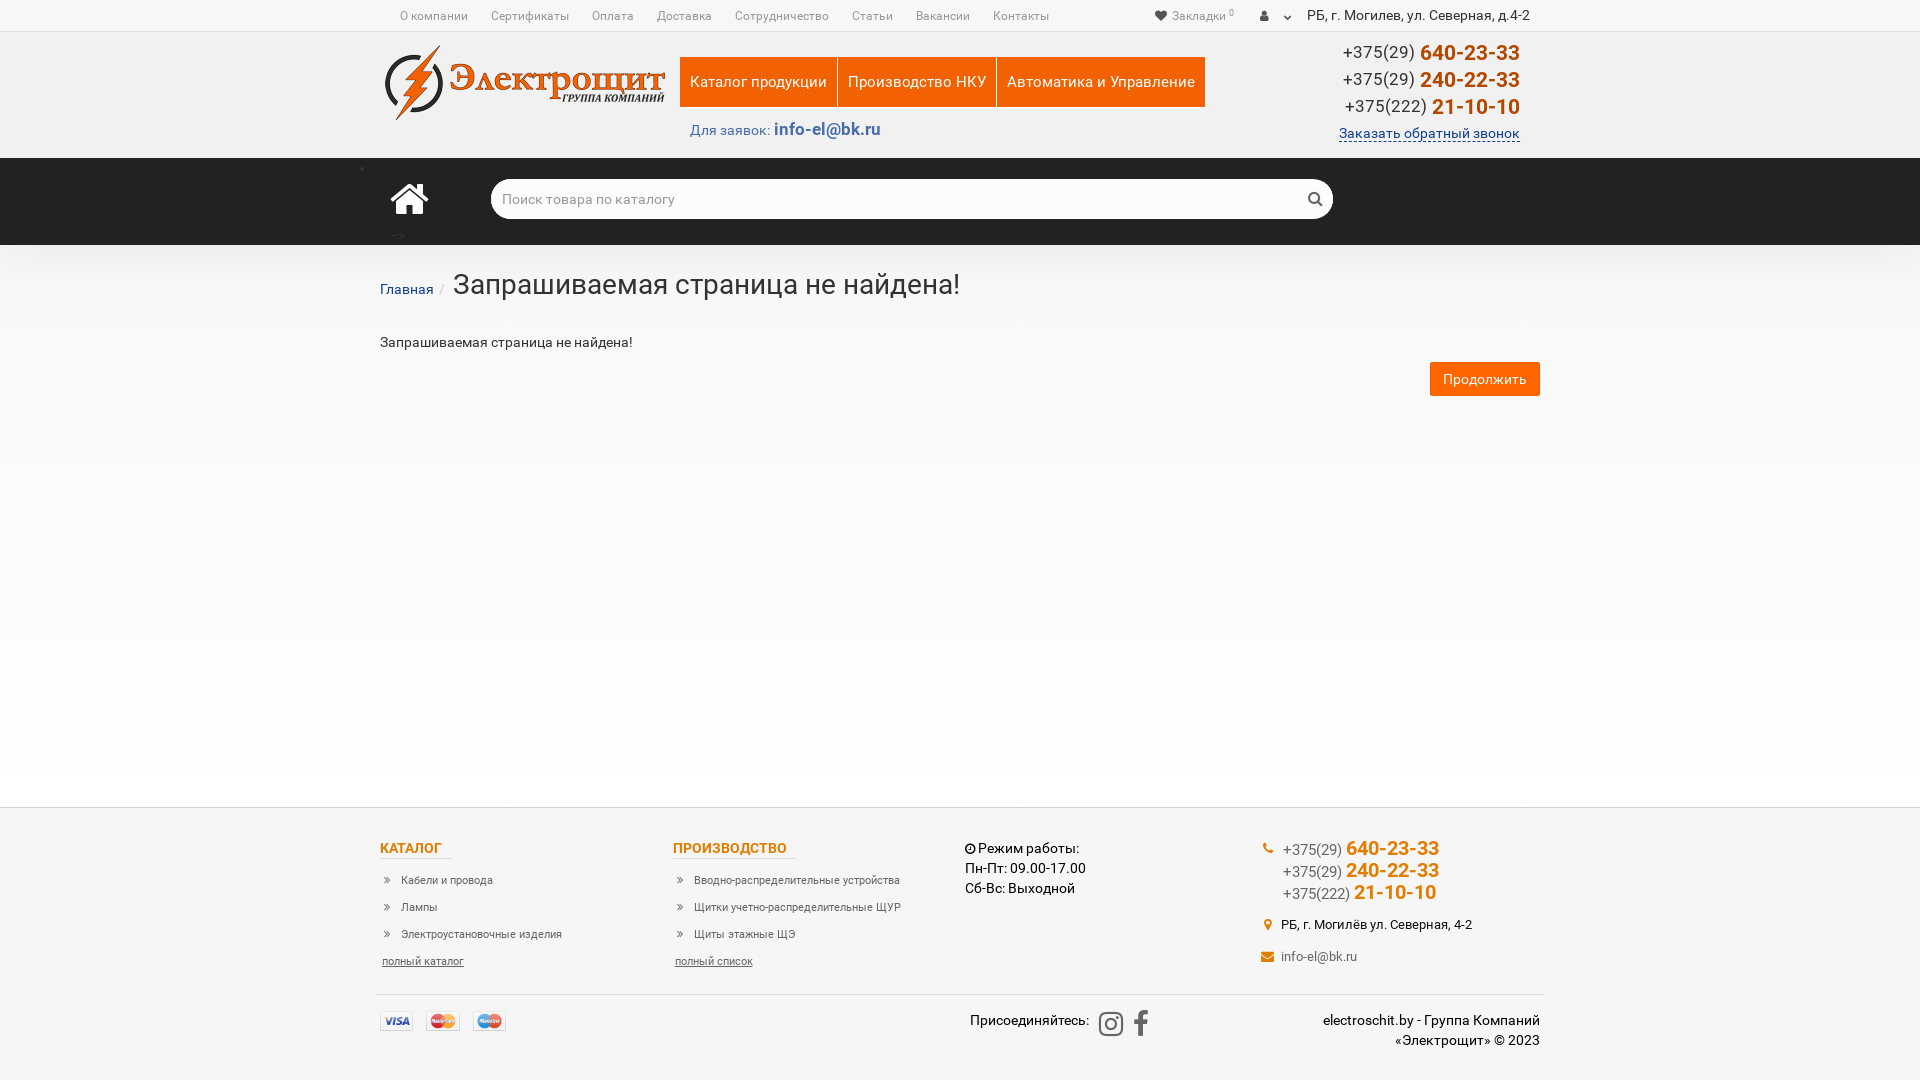 Image resolution: width=1920 pixels, height=1080 pixels. I want to click on '+375(29) 640-23-33', so click(1281, 848).